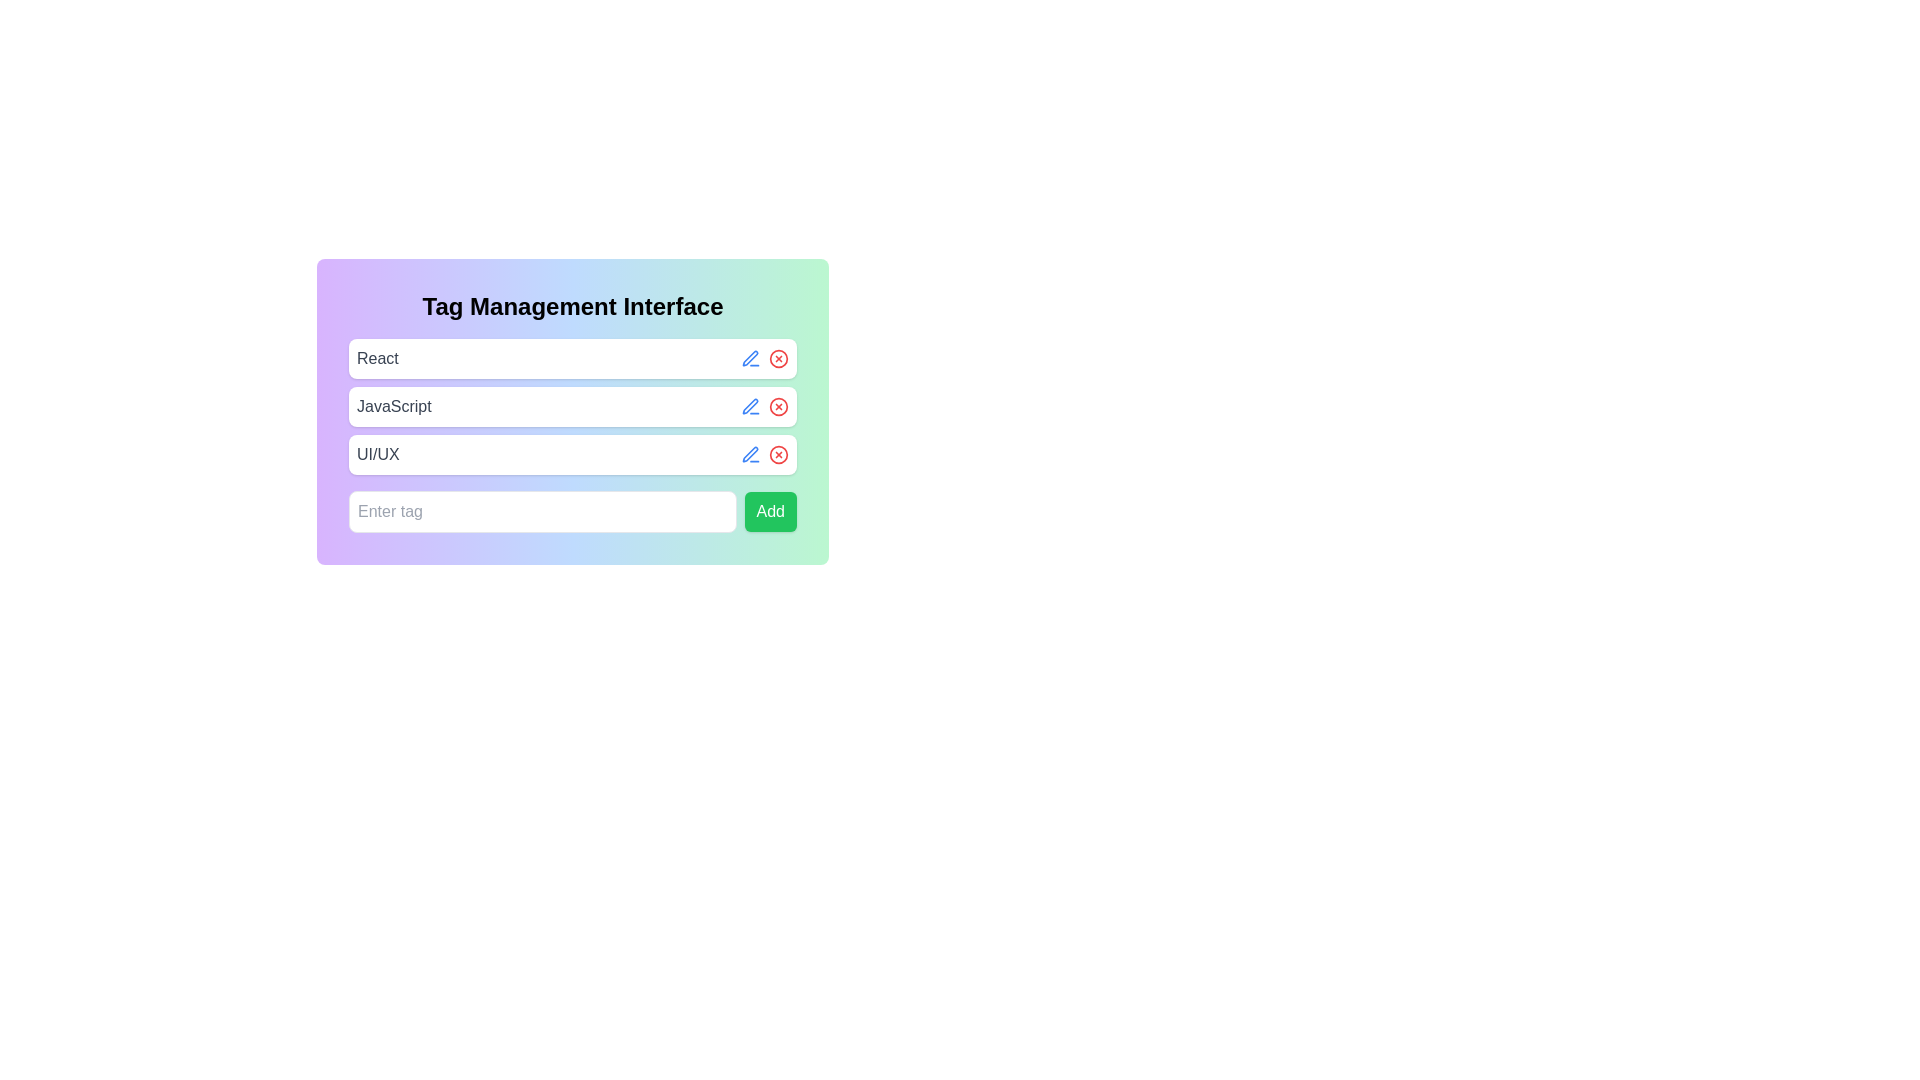 The width and height of the screenshot is (1920, 1080). Describe the element at coordinates (749, 455) in the screenshot. I see `the blue pen icon button located next to the 'UI/UX' text field` at that location.